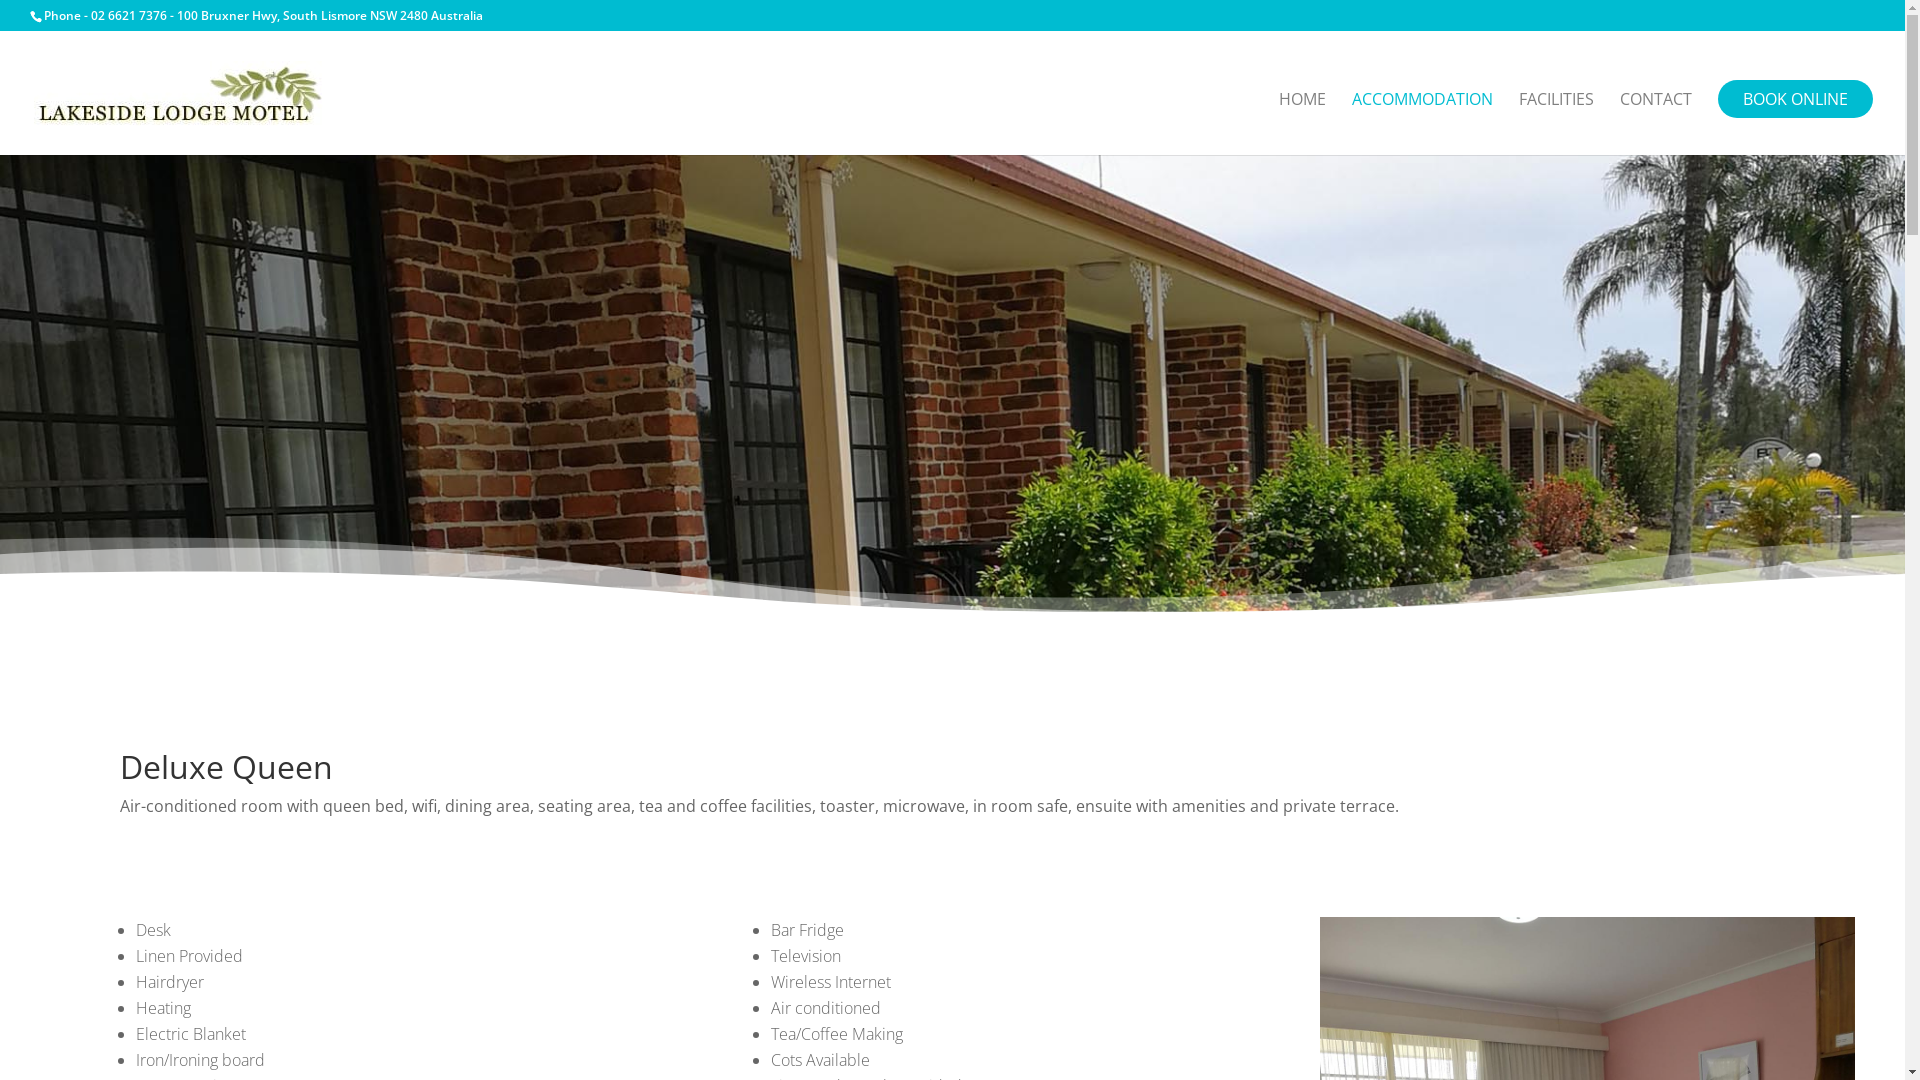 This screenshot has width=1920, height=1080. I want to click on 'BOOK ONLINE', so click(1717, 99).